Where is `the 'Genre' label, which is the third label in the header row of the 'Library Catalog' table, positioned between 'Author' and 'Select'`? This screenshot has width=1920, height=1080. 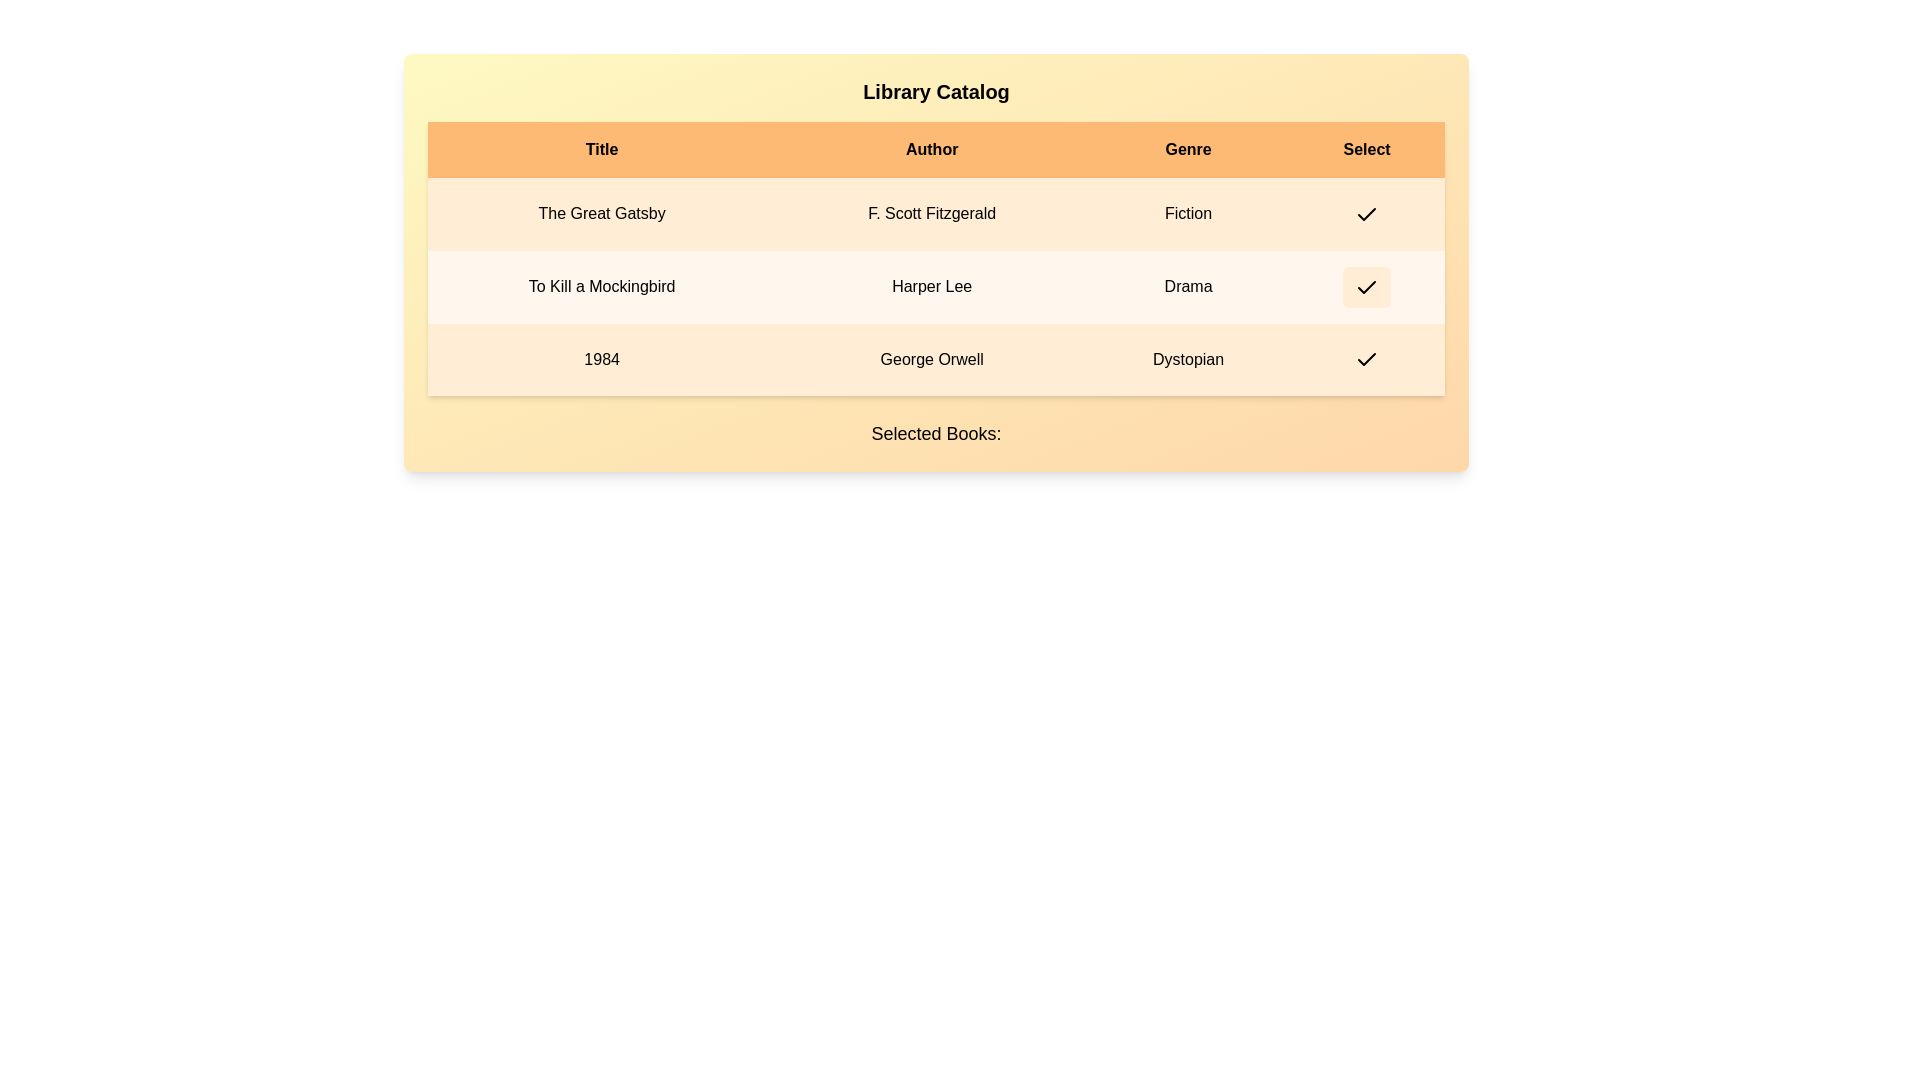
the 'Genre' label, which is the third label in the header row of the 'Library Catalog' table, positioned between 'Author' and 'Select' is located at coordinates (1188, 149).